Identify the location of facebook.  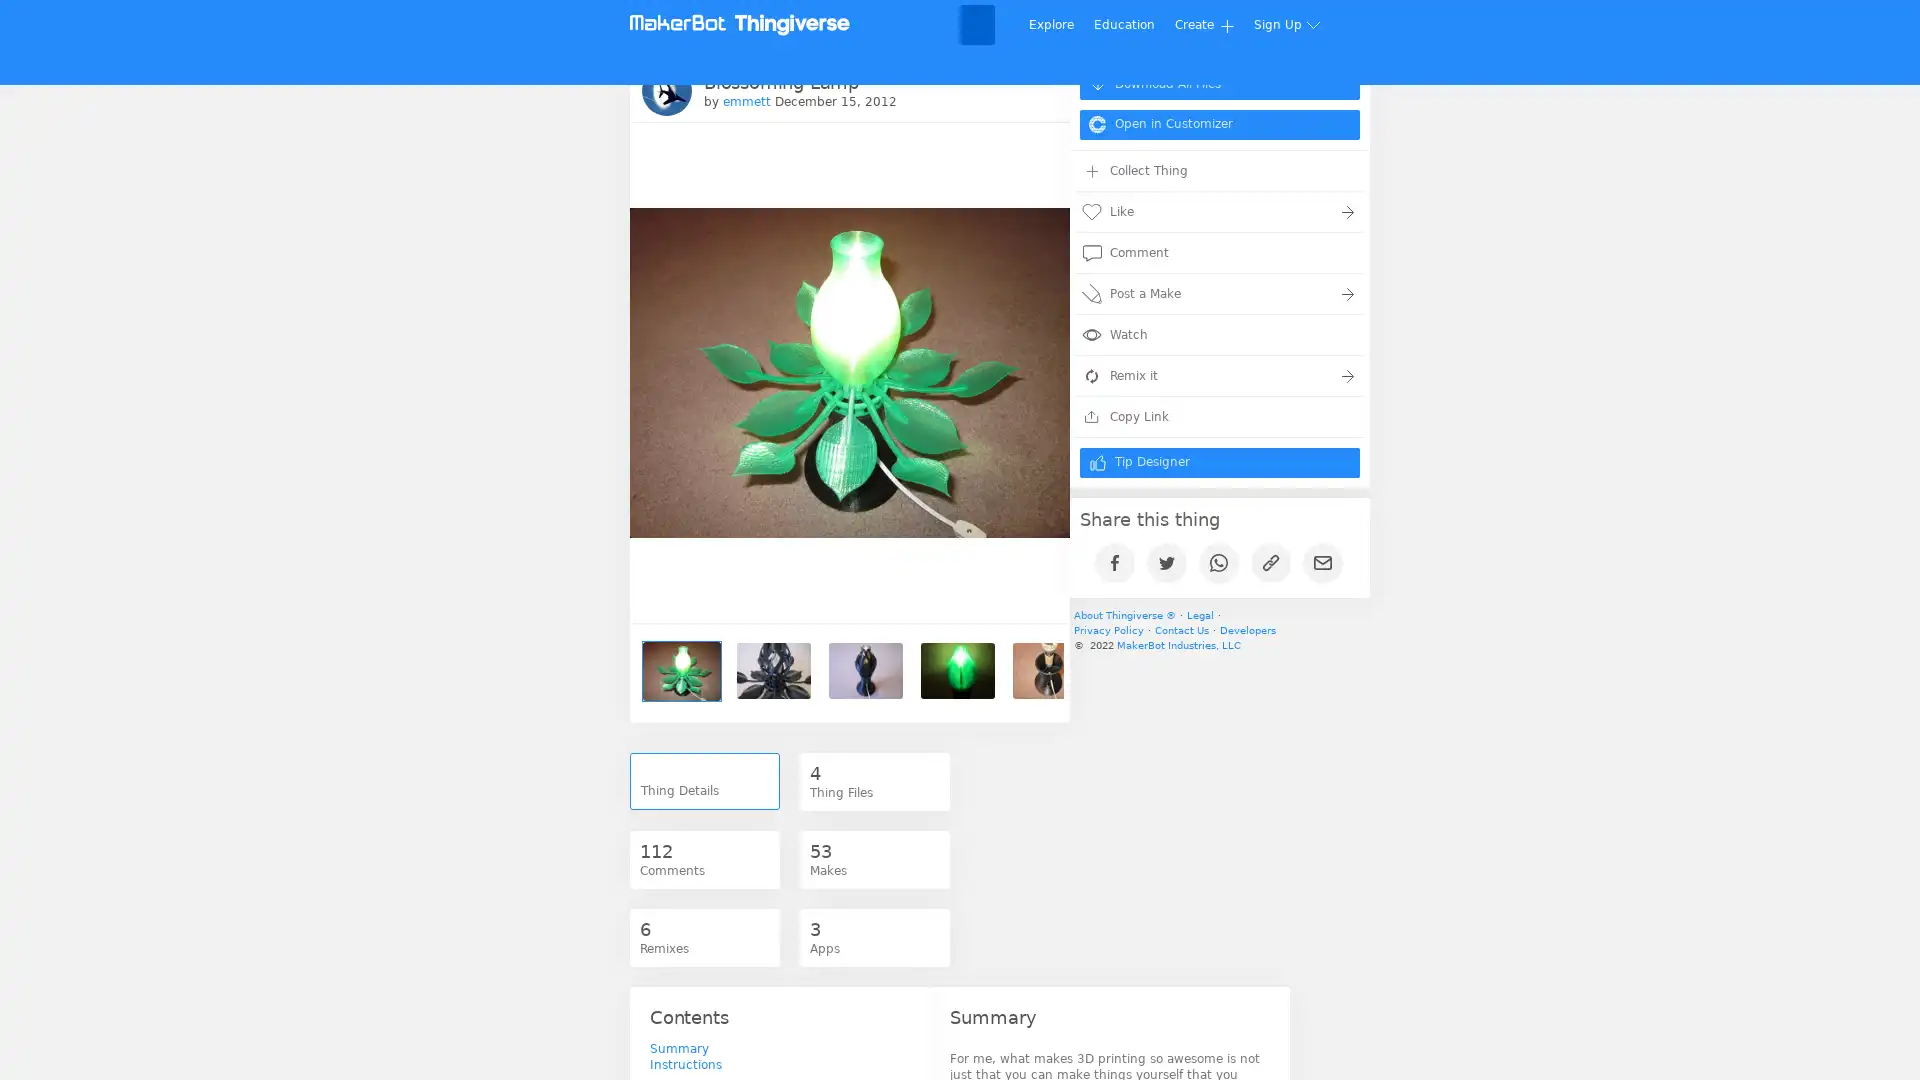
(1121, 560).